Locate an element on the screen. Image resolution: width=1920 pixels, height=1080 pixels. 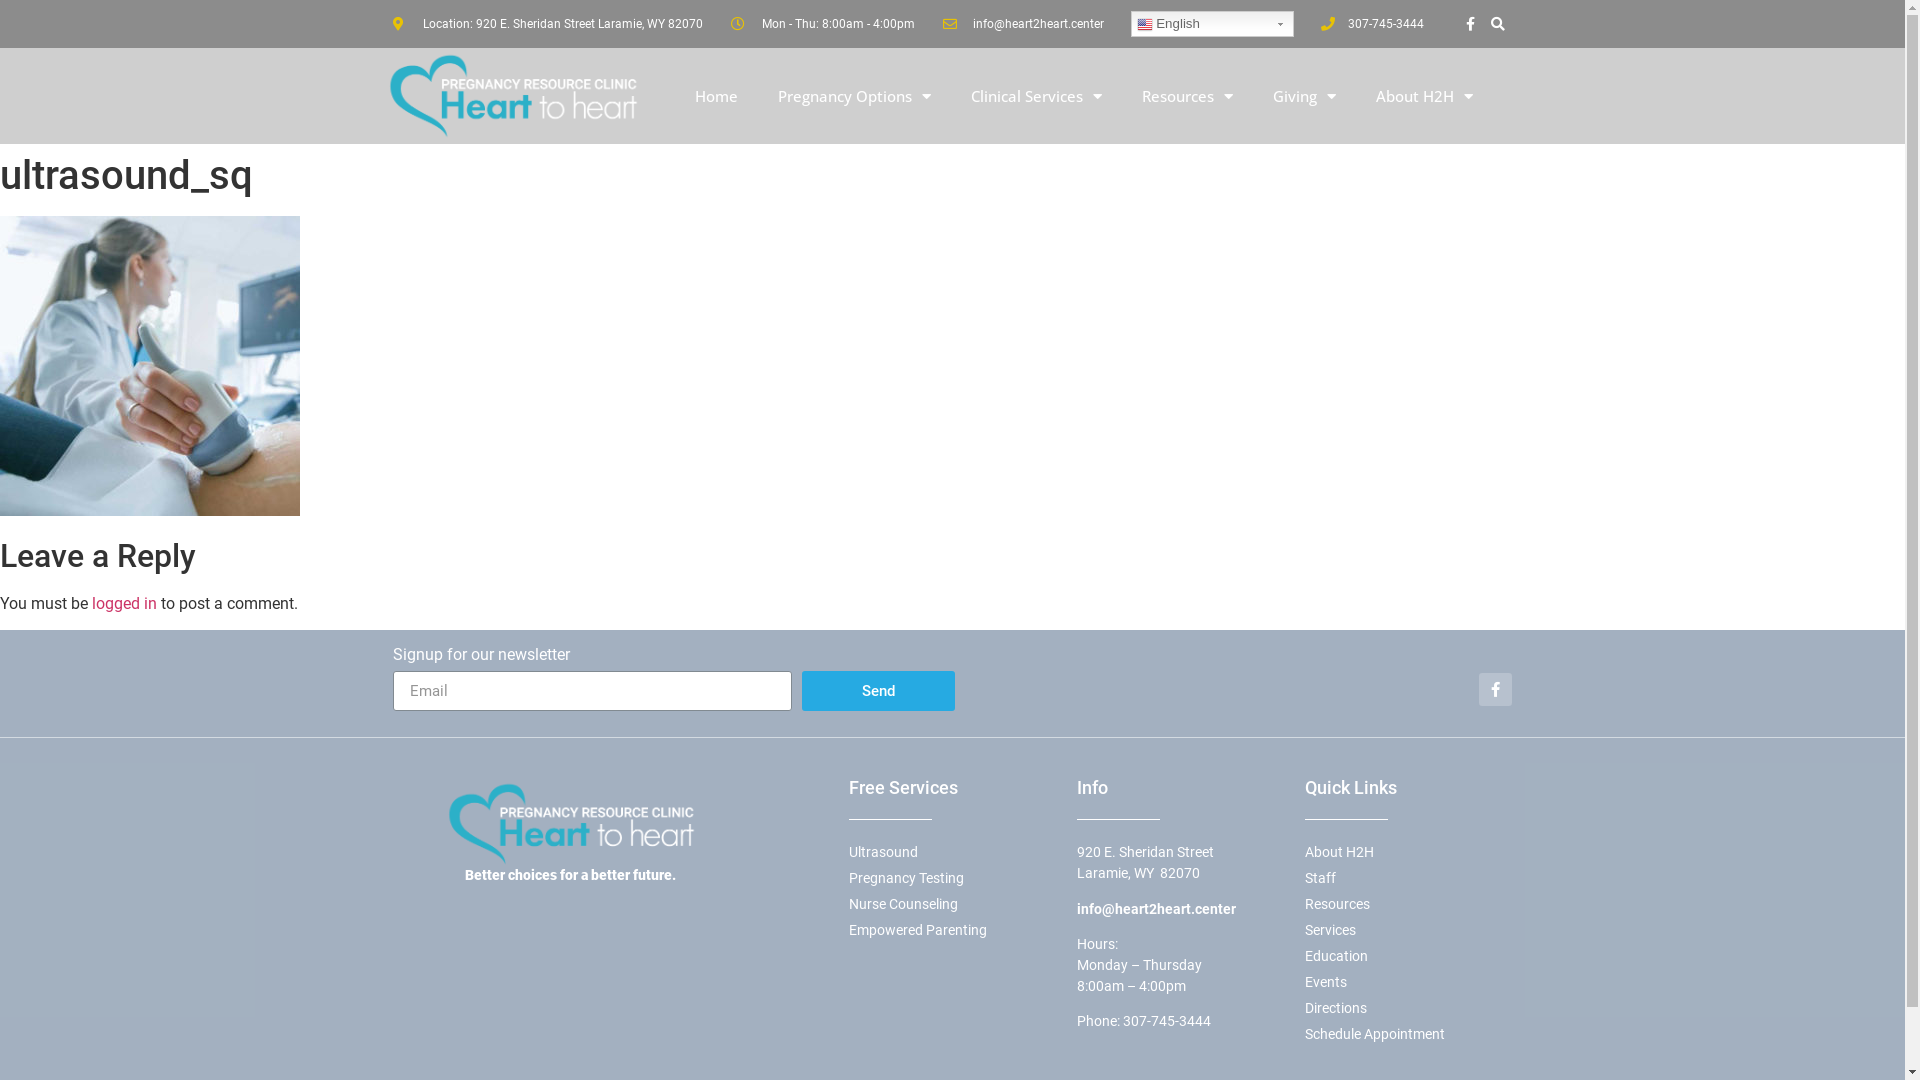
'Events' is located at coordinates (1406, 981).